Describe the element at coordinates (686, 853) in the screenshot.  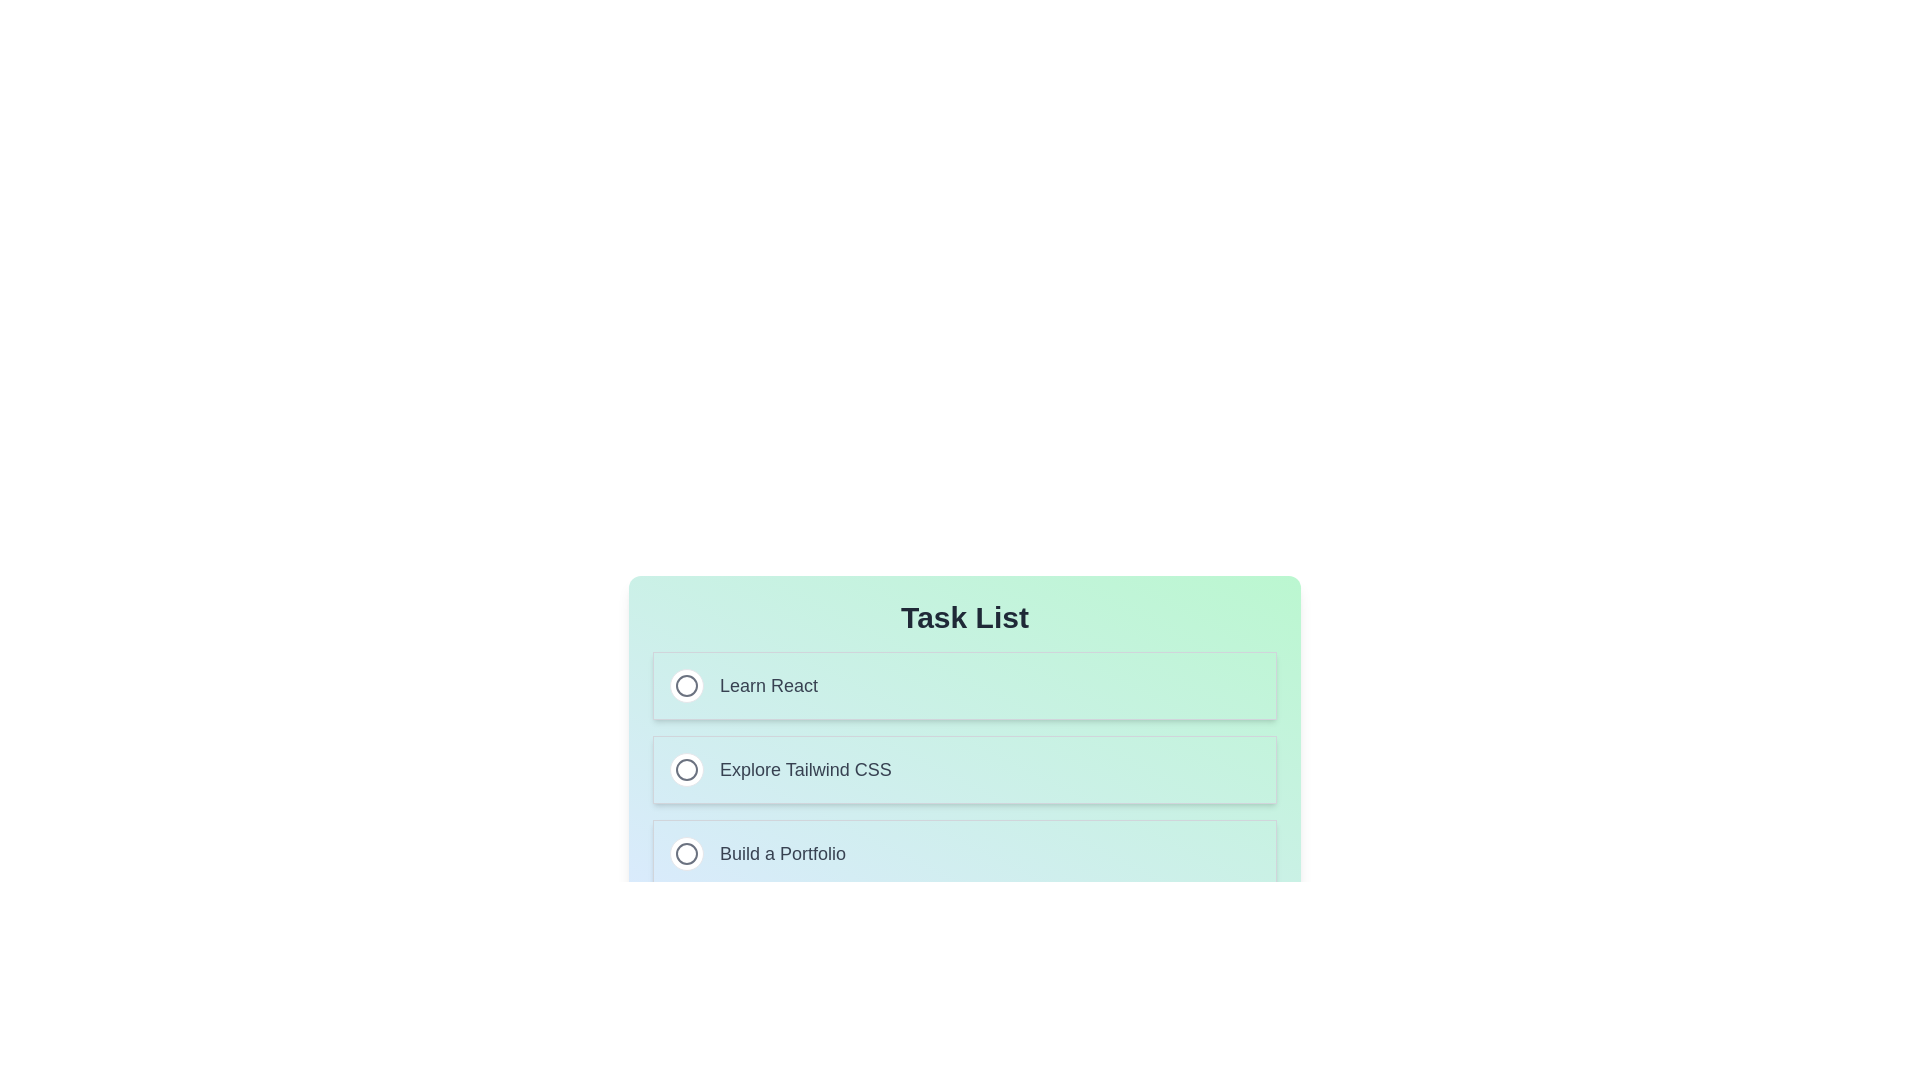
I see `the circular marker icon with a gray outline located near the 'Build a Portfolio' item in the task list` at that location.